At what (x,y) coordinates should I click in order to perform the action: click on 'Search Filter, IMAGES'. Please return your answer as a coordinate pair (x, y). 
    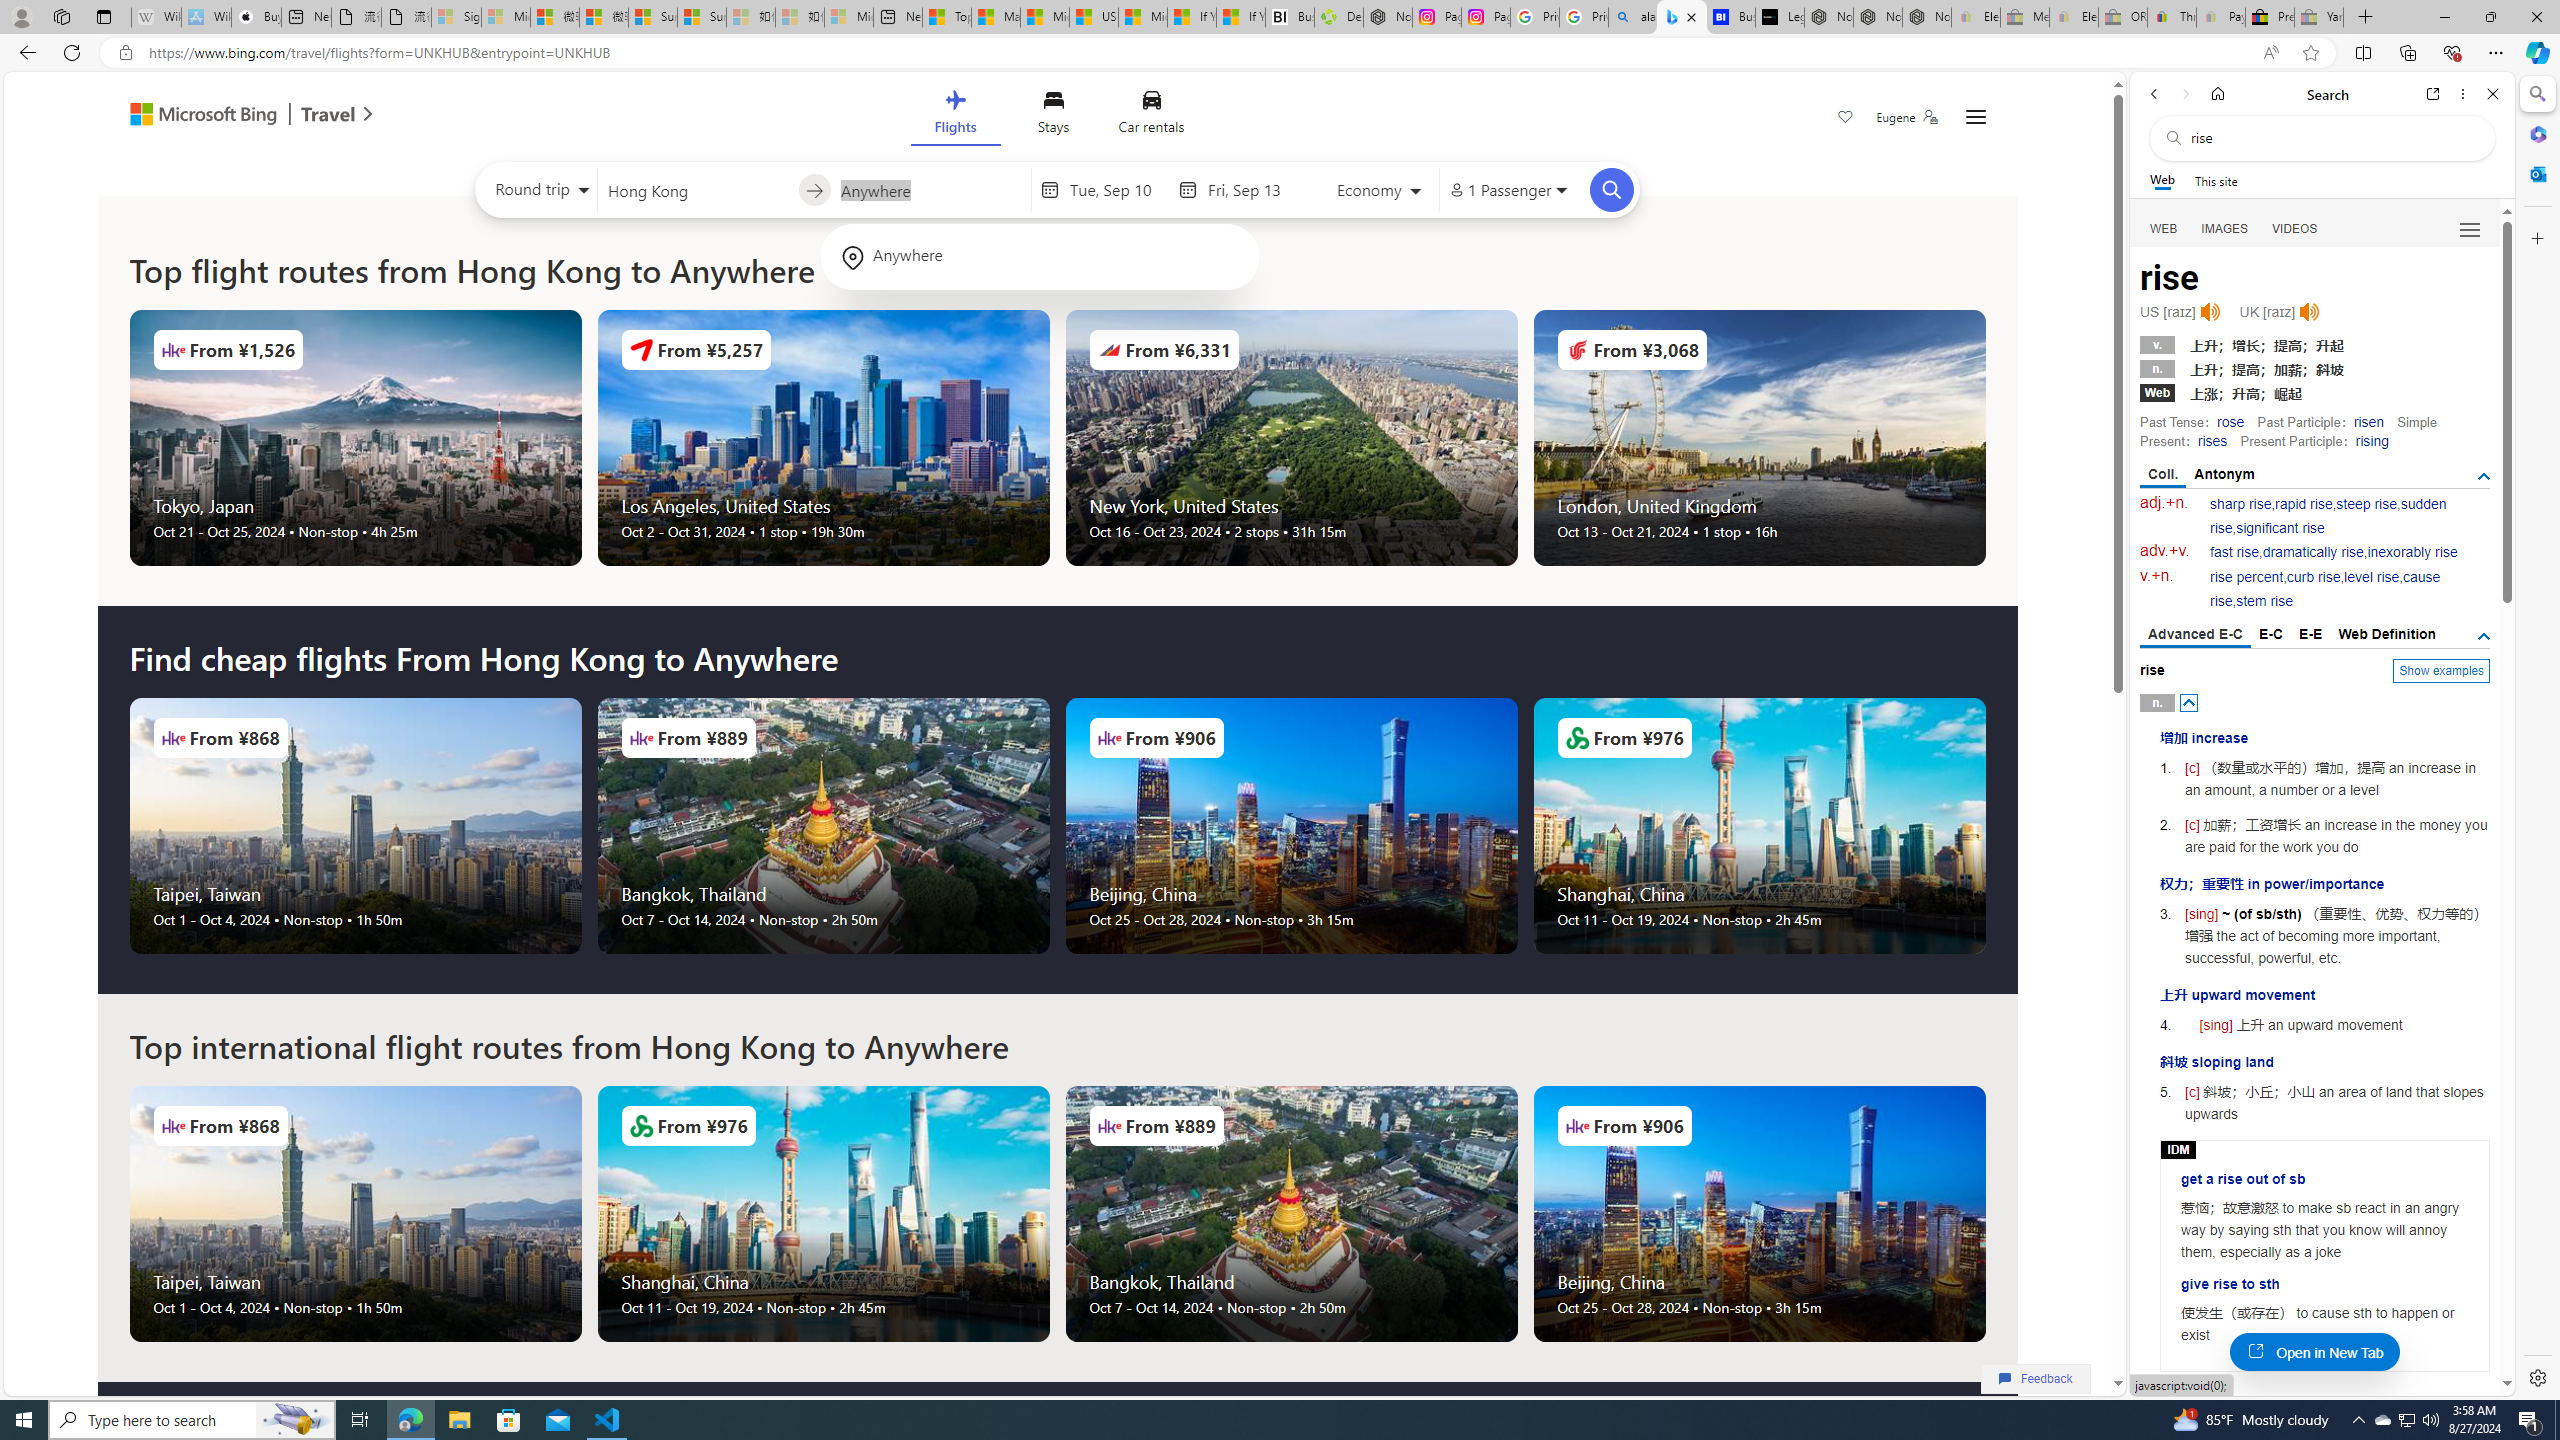
    Looking at the image, I should click on (2225, 227).